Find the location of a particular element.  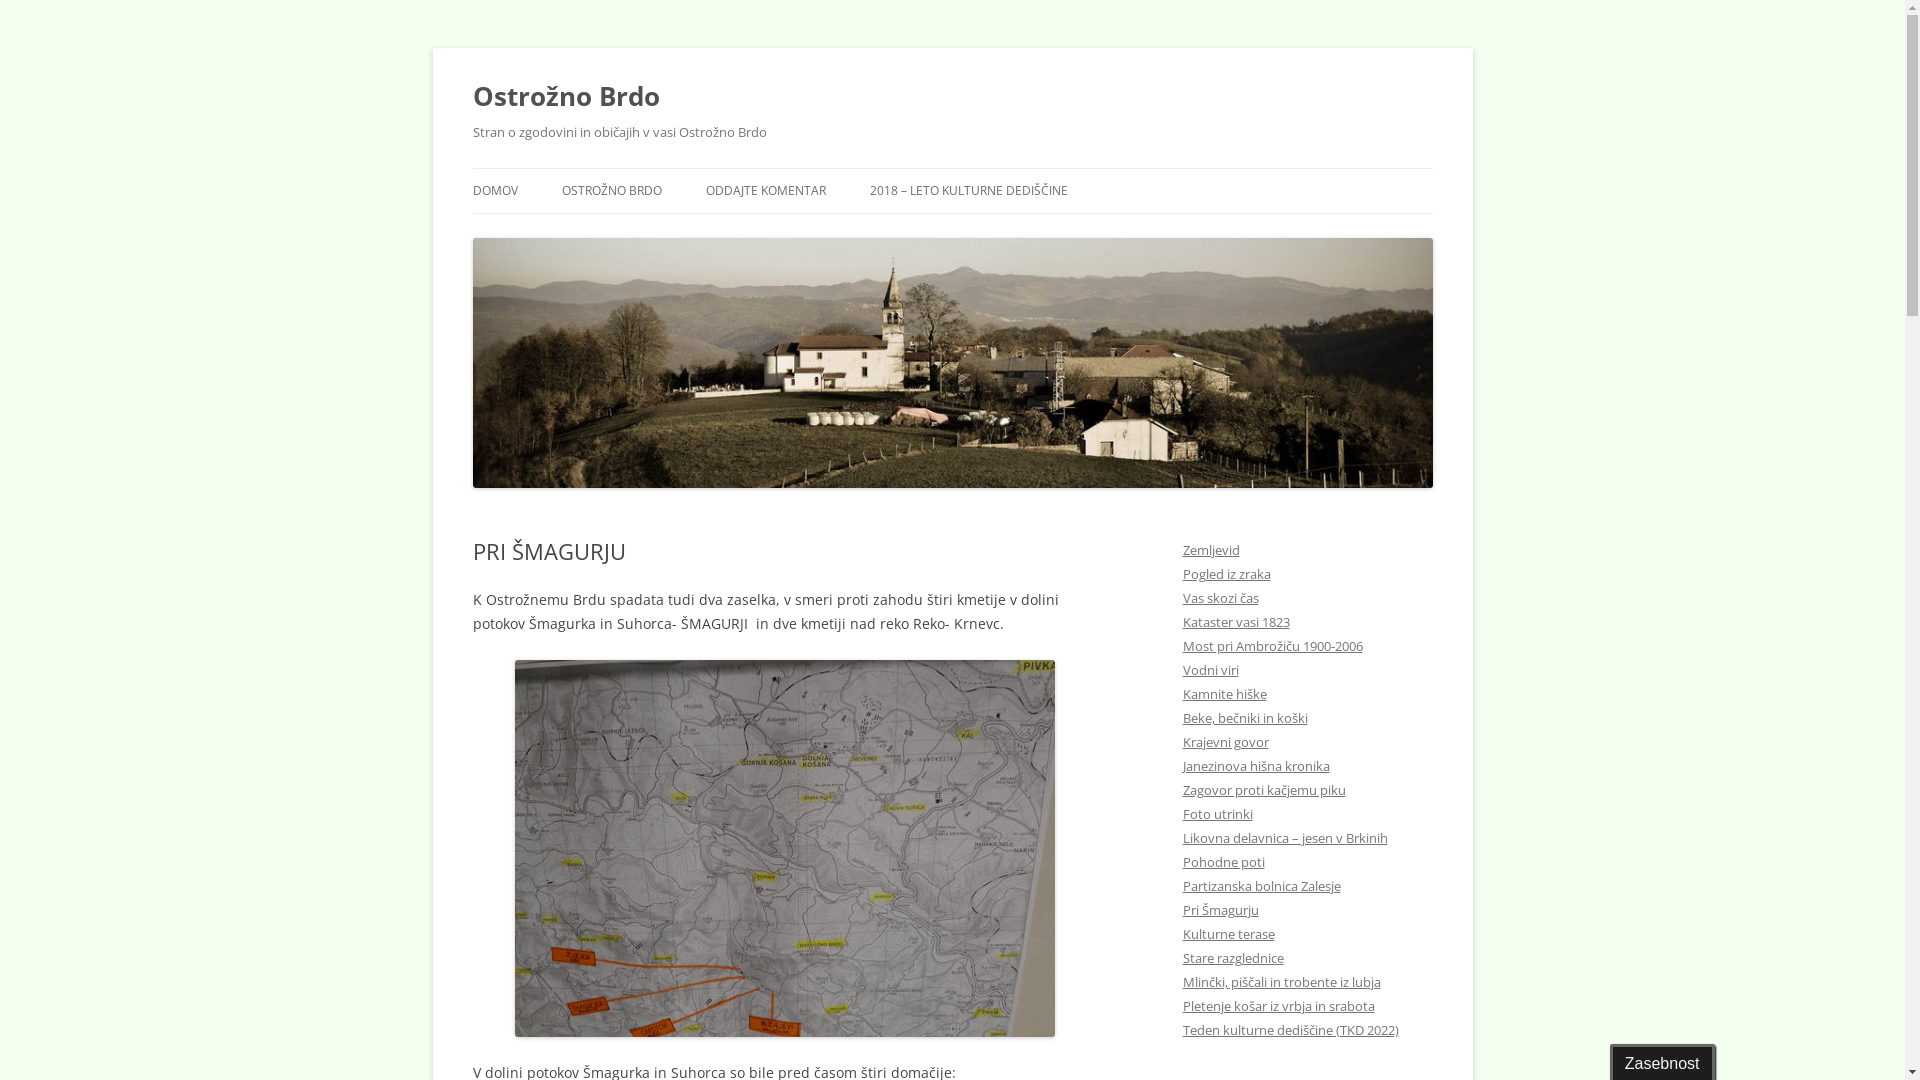

'Vodni viri' is located at coordinates (1208, 670).